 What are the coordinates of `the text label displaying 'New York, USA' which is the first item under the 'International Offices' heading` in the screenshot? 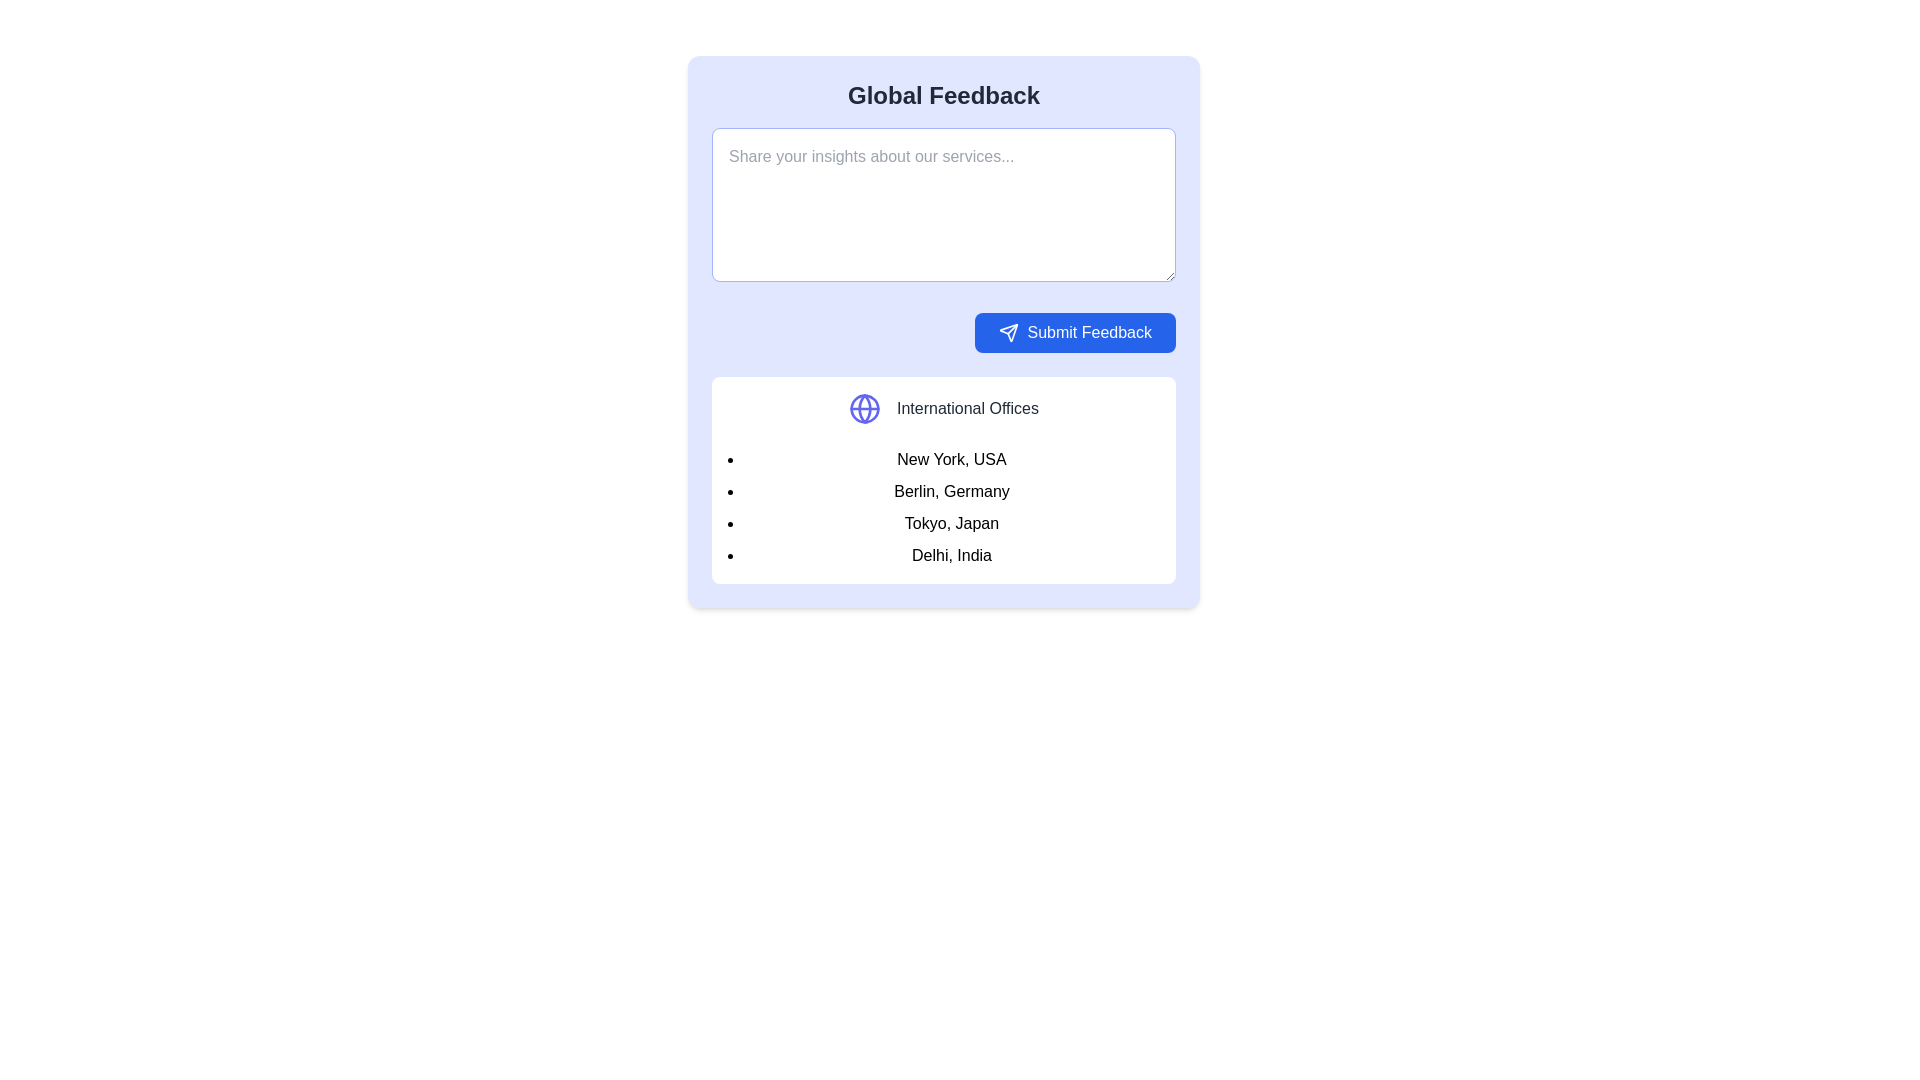 It's located at (950, 459).